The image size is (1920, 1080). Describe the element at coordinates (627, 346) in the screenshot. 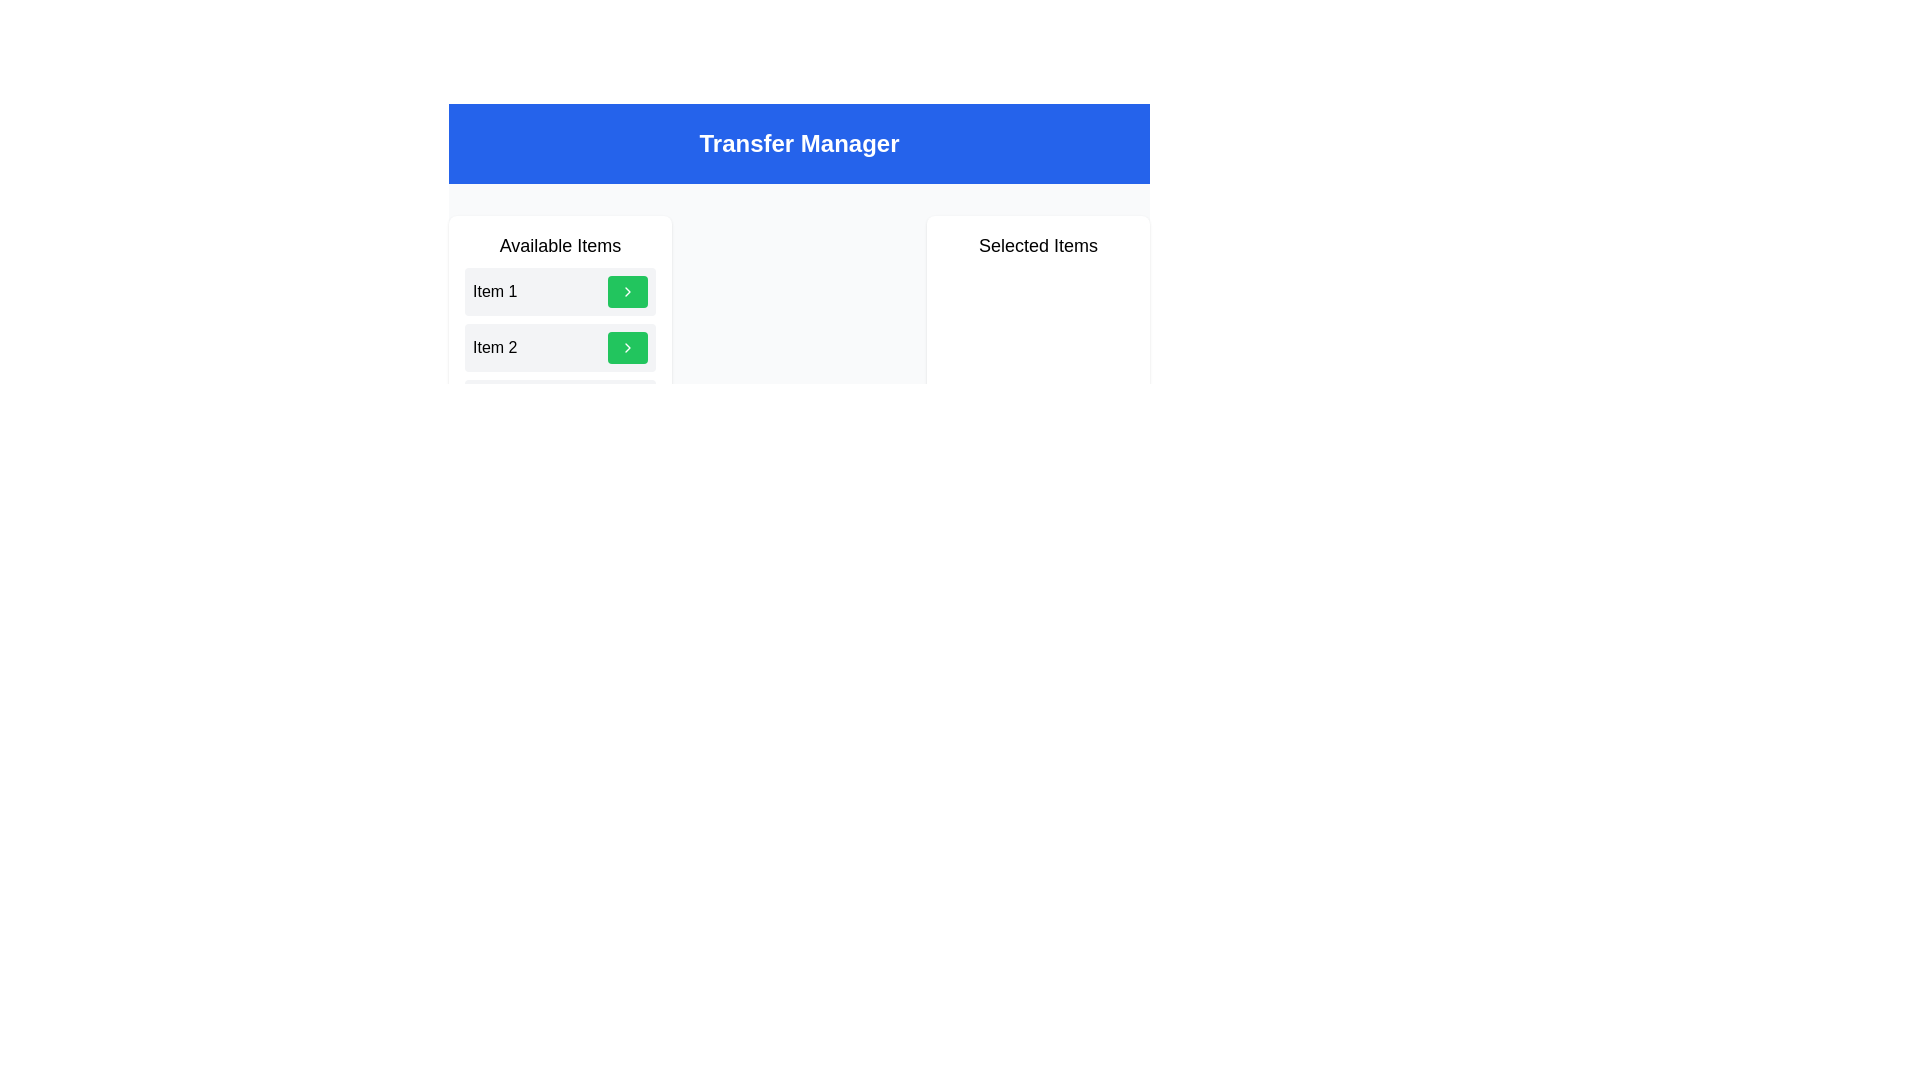

I see `the chevron icon integrated within the green button located to the right of the 'Item 2' in the 'Available Items' column` at that location.